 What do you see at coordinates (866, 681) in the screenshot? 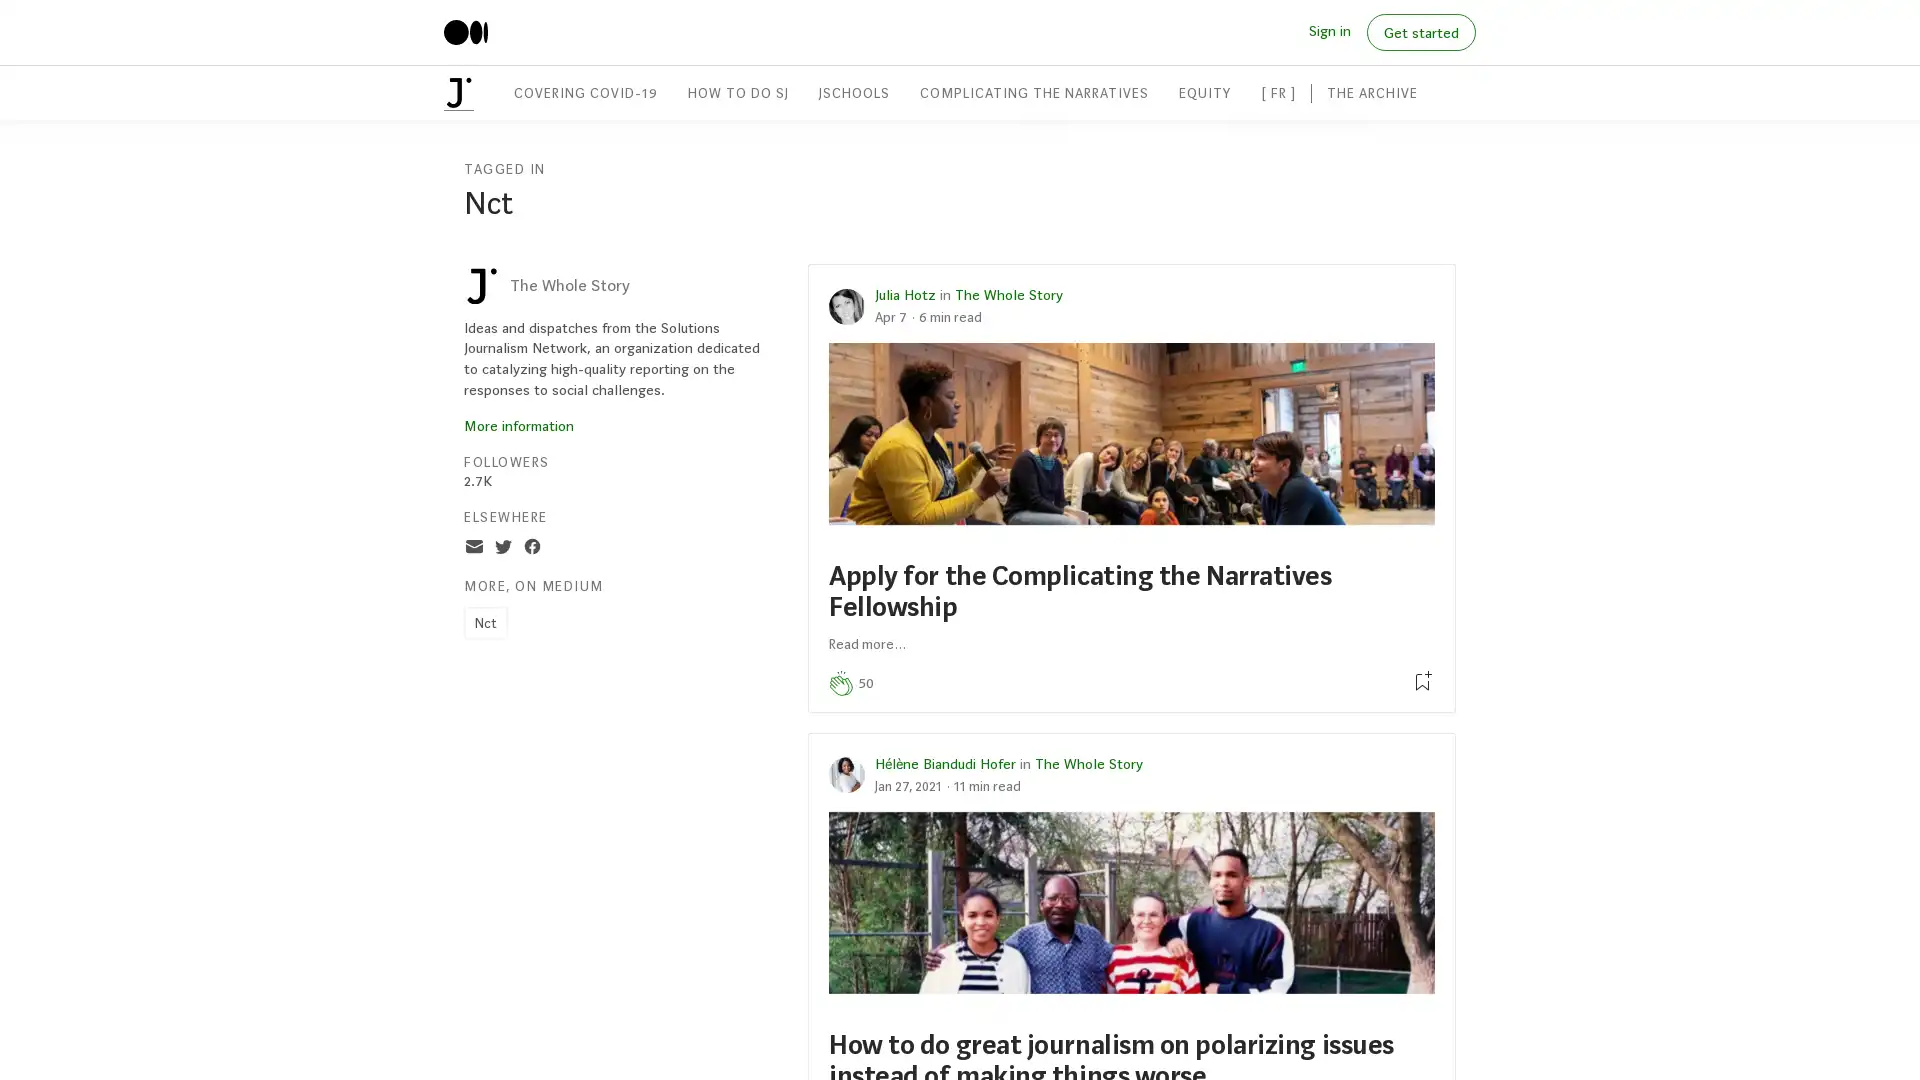
I see `50` at bounding box center [866, 681].